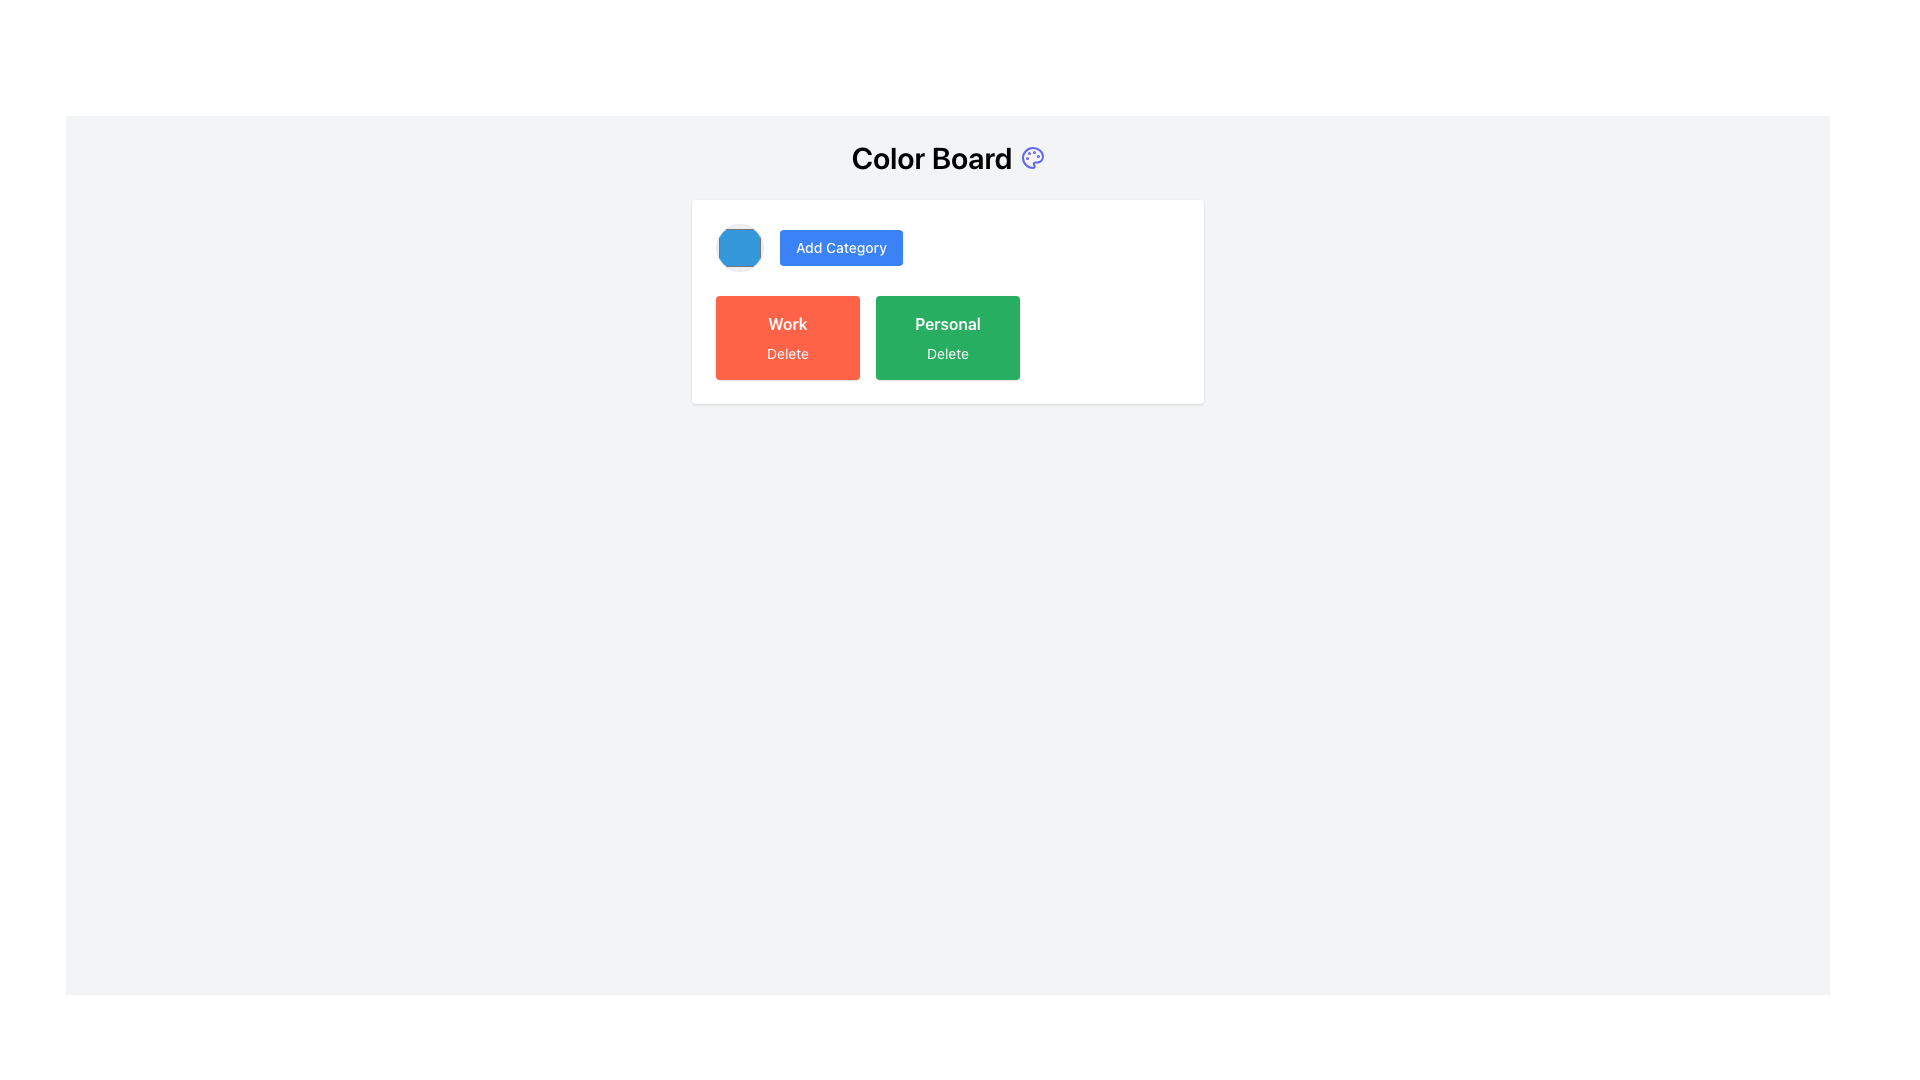 This screenshot has height=1080, width=1920. Describe the element at coordinates (947, 337) in the screenshot. I see `the 'Personal' category marker` at that location.